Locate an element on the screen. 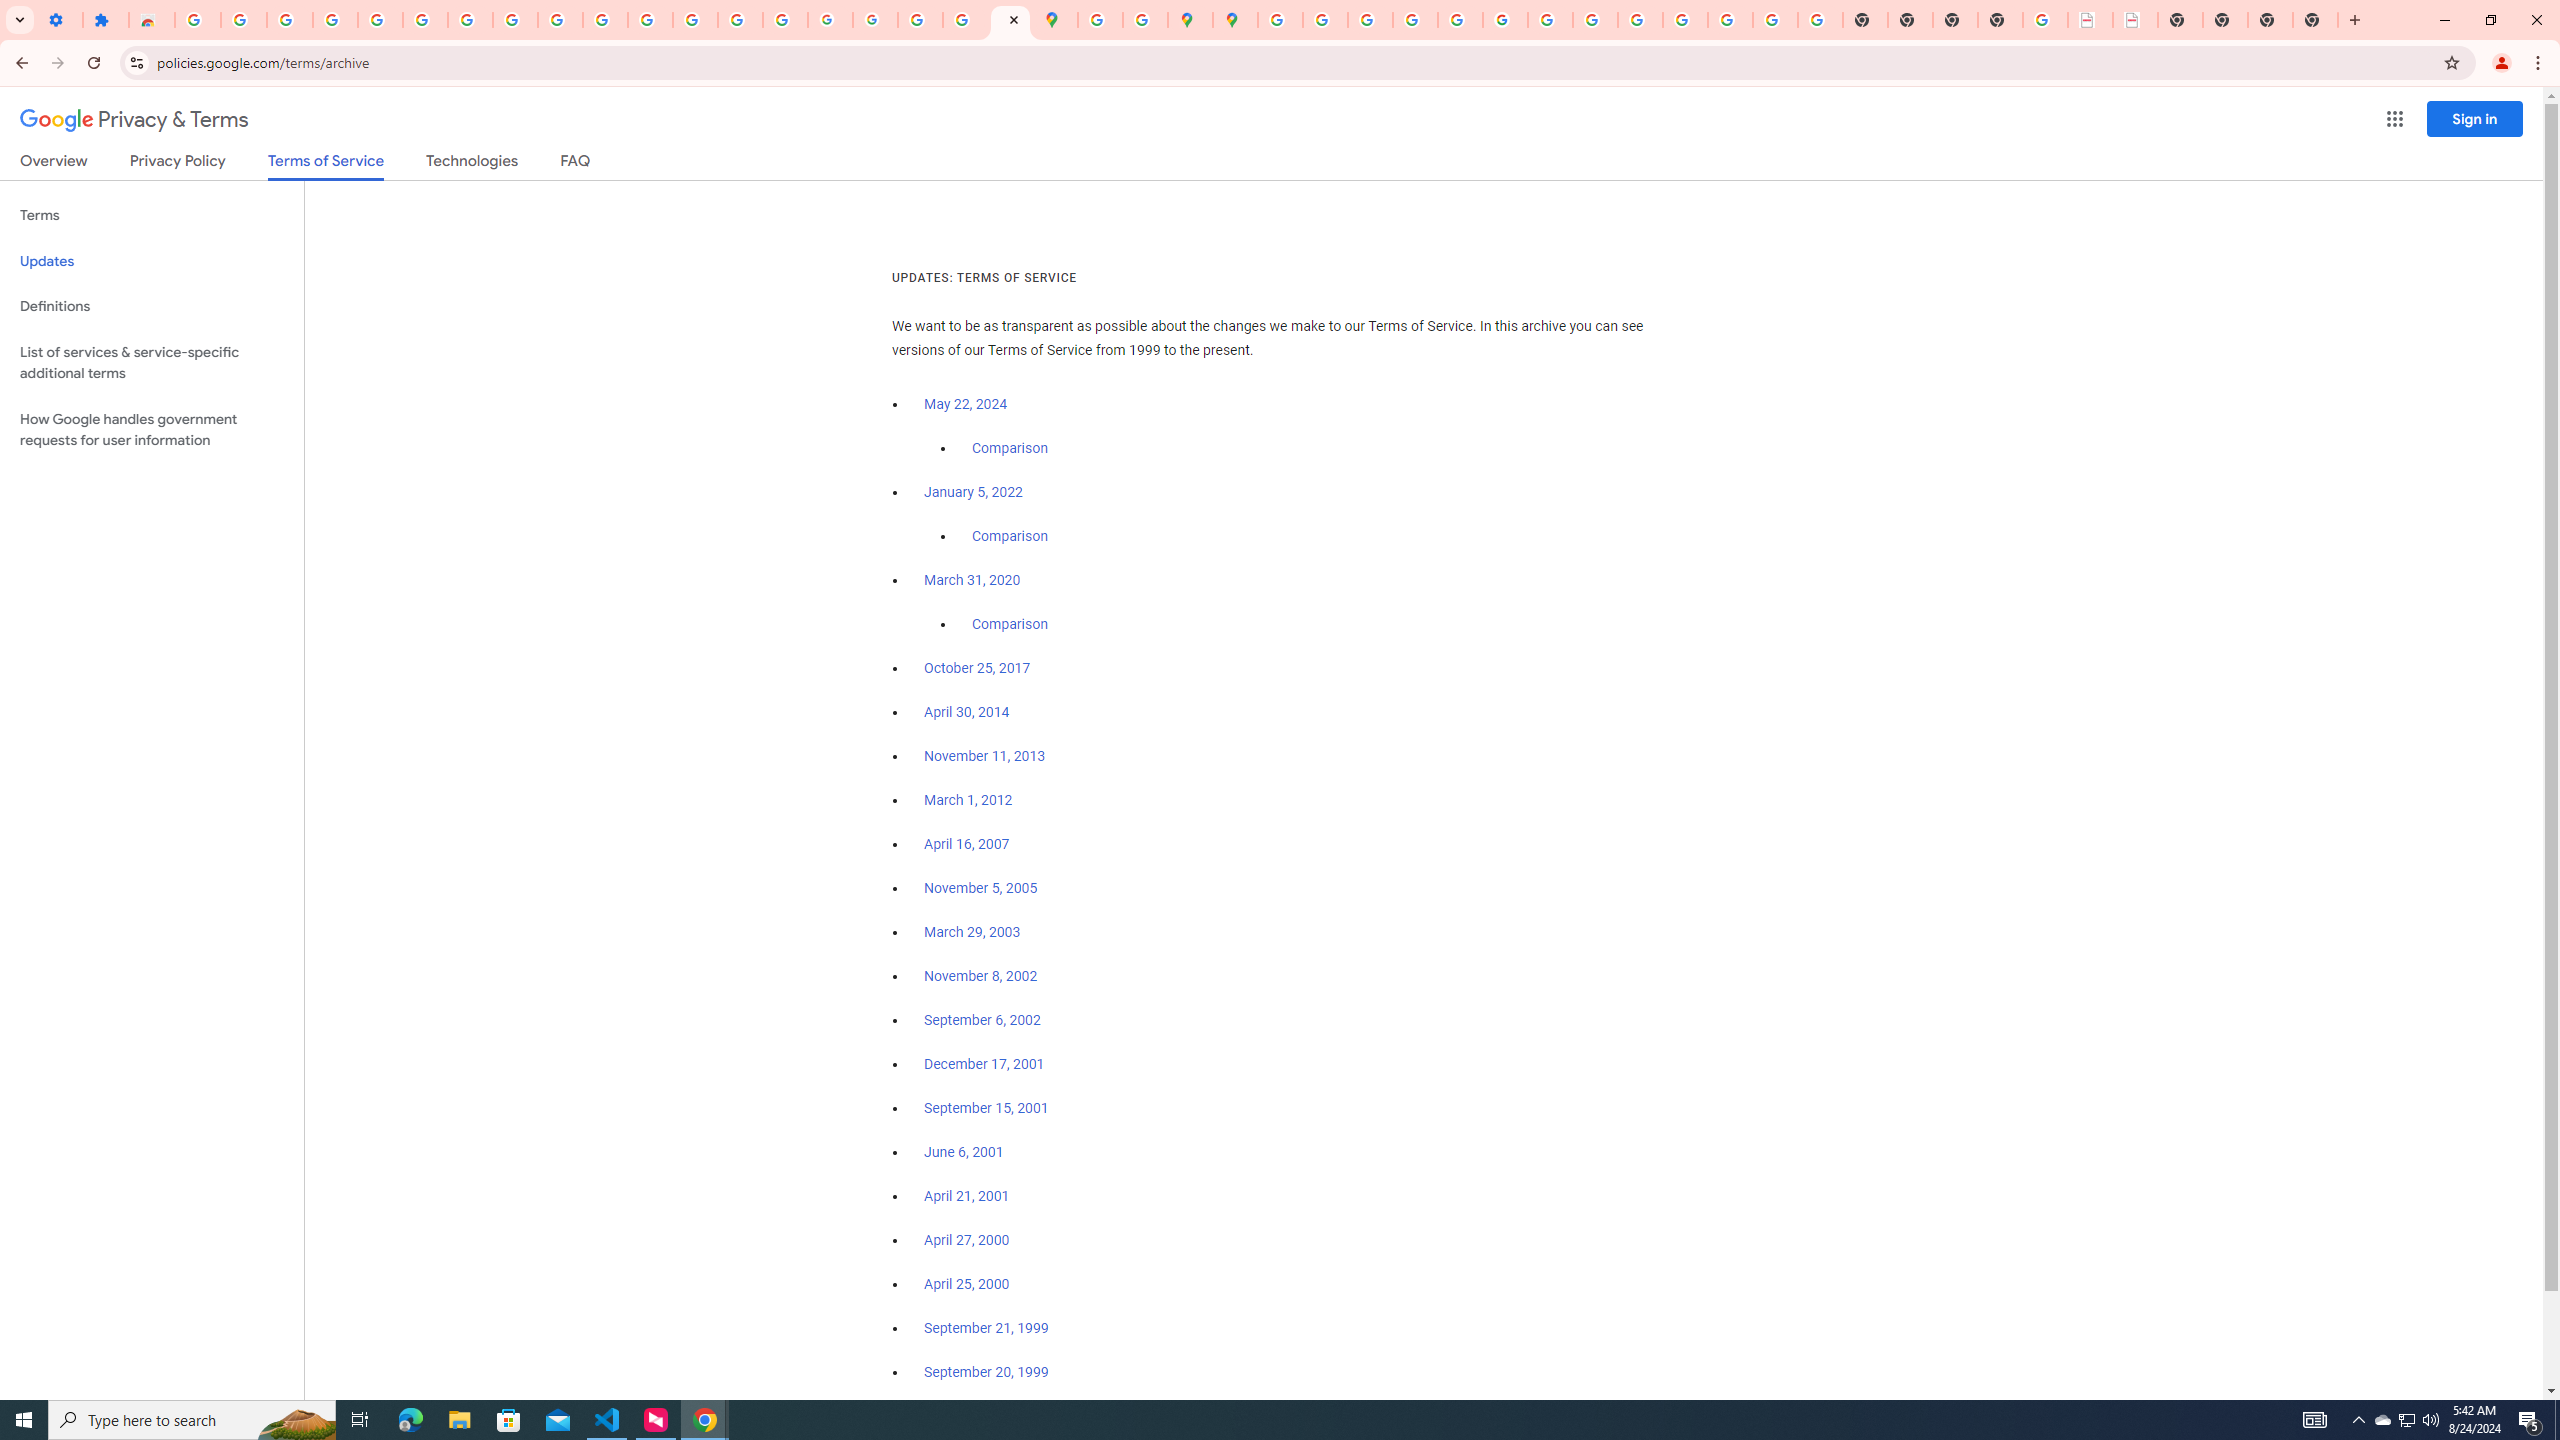 This screenshot has height=1440, width=2560. 'September 20, 1999' is located at coordinates (986, 1371).